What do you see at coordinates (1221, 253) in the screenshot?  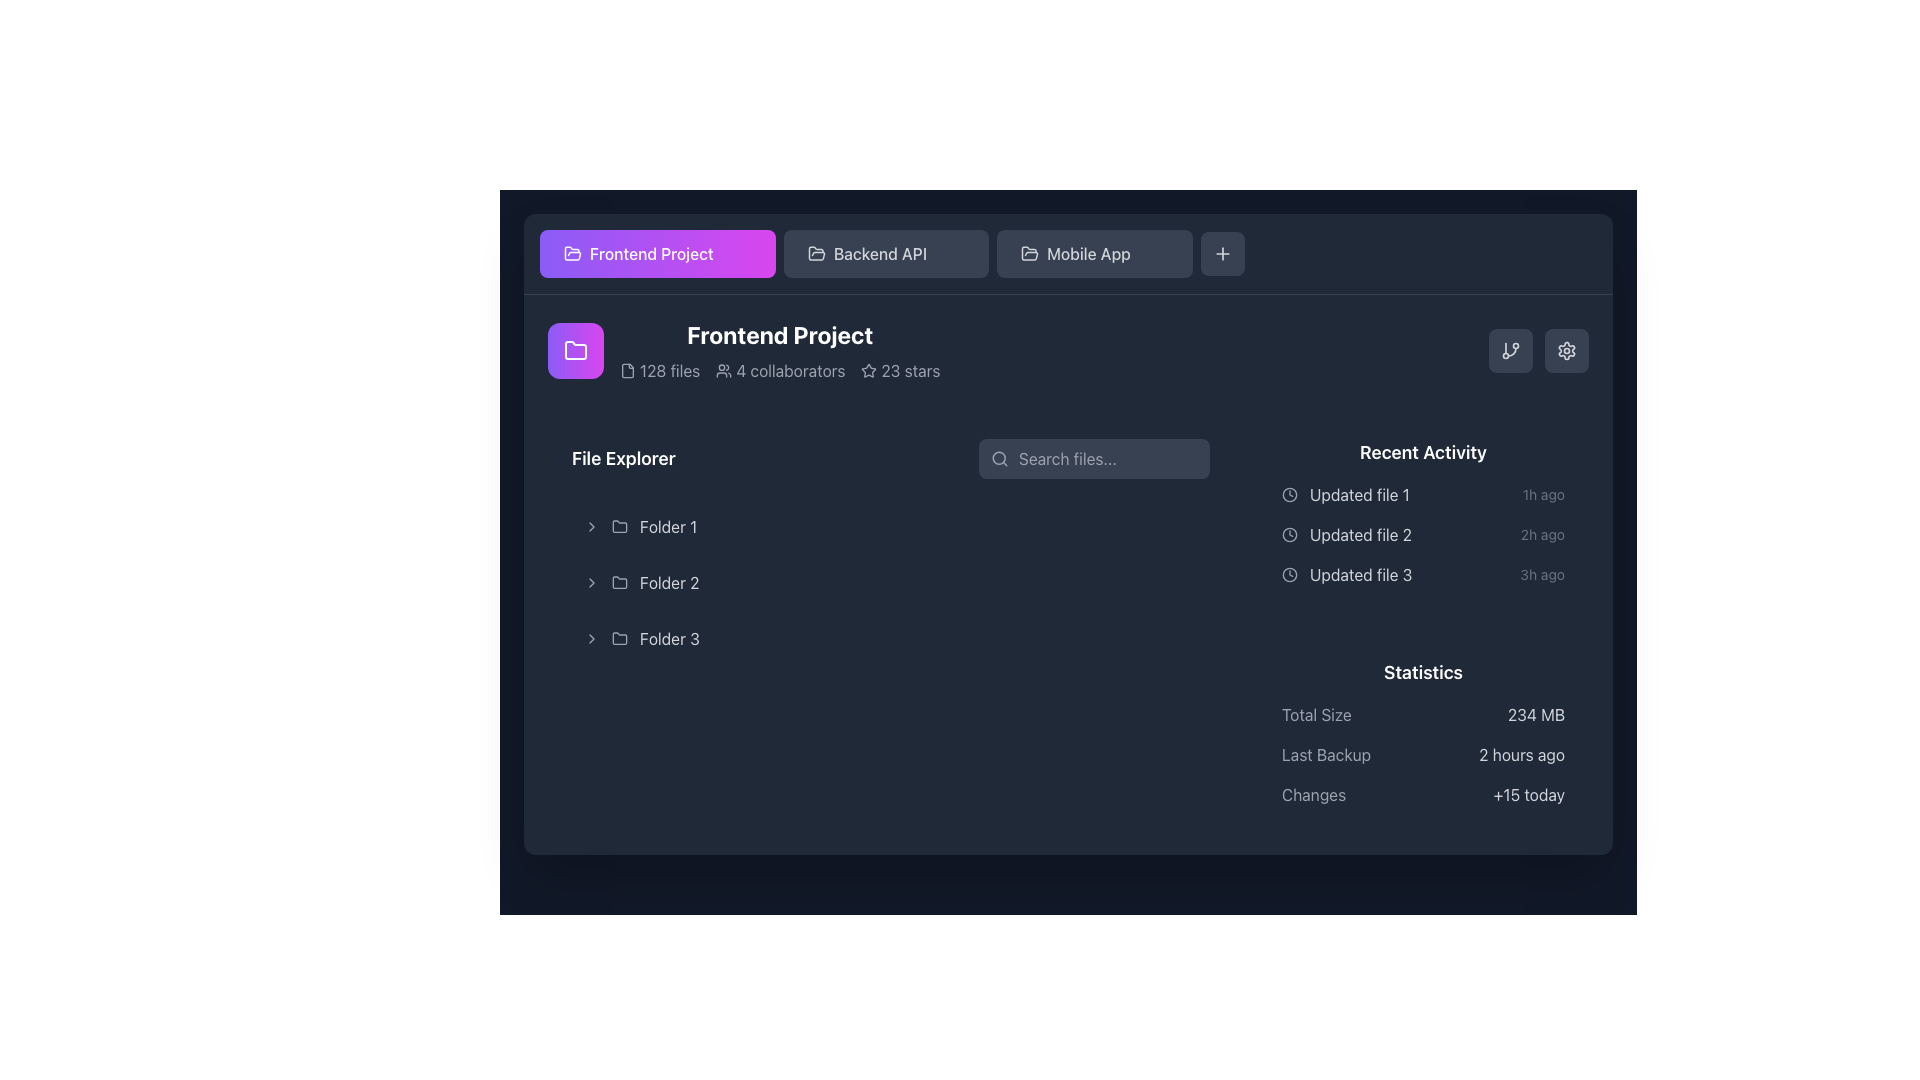 I see `the 'Add' button located at the top-right corner of the interface` at bounding box center [1221, 253].